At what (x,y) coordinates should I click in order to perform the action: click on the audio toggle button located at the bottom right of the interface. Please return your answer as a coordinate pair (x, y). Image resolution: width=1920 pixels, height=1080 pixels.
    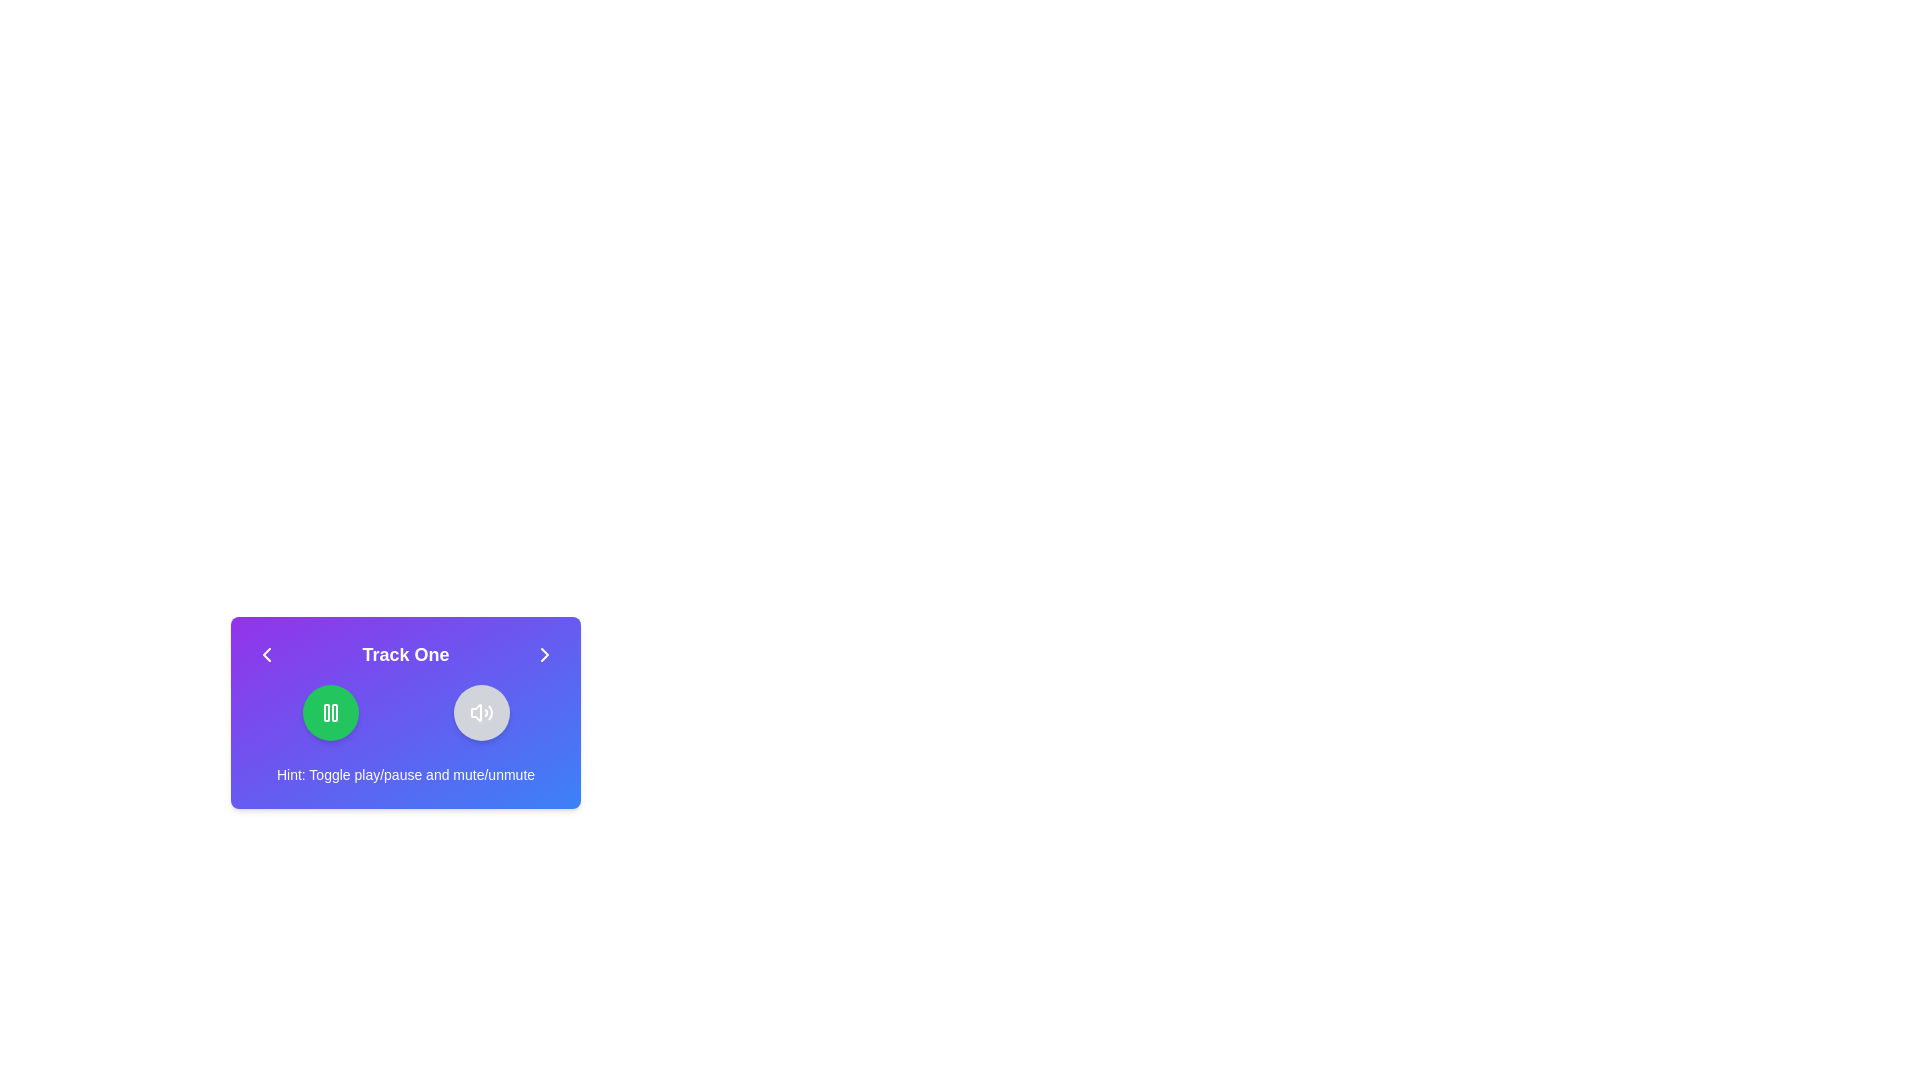
    Looking at the image, I should click on (481, 712).